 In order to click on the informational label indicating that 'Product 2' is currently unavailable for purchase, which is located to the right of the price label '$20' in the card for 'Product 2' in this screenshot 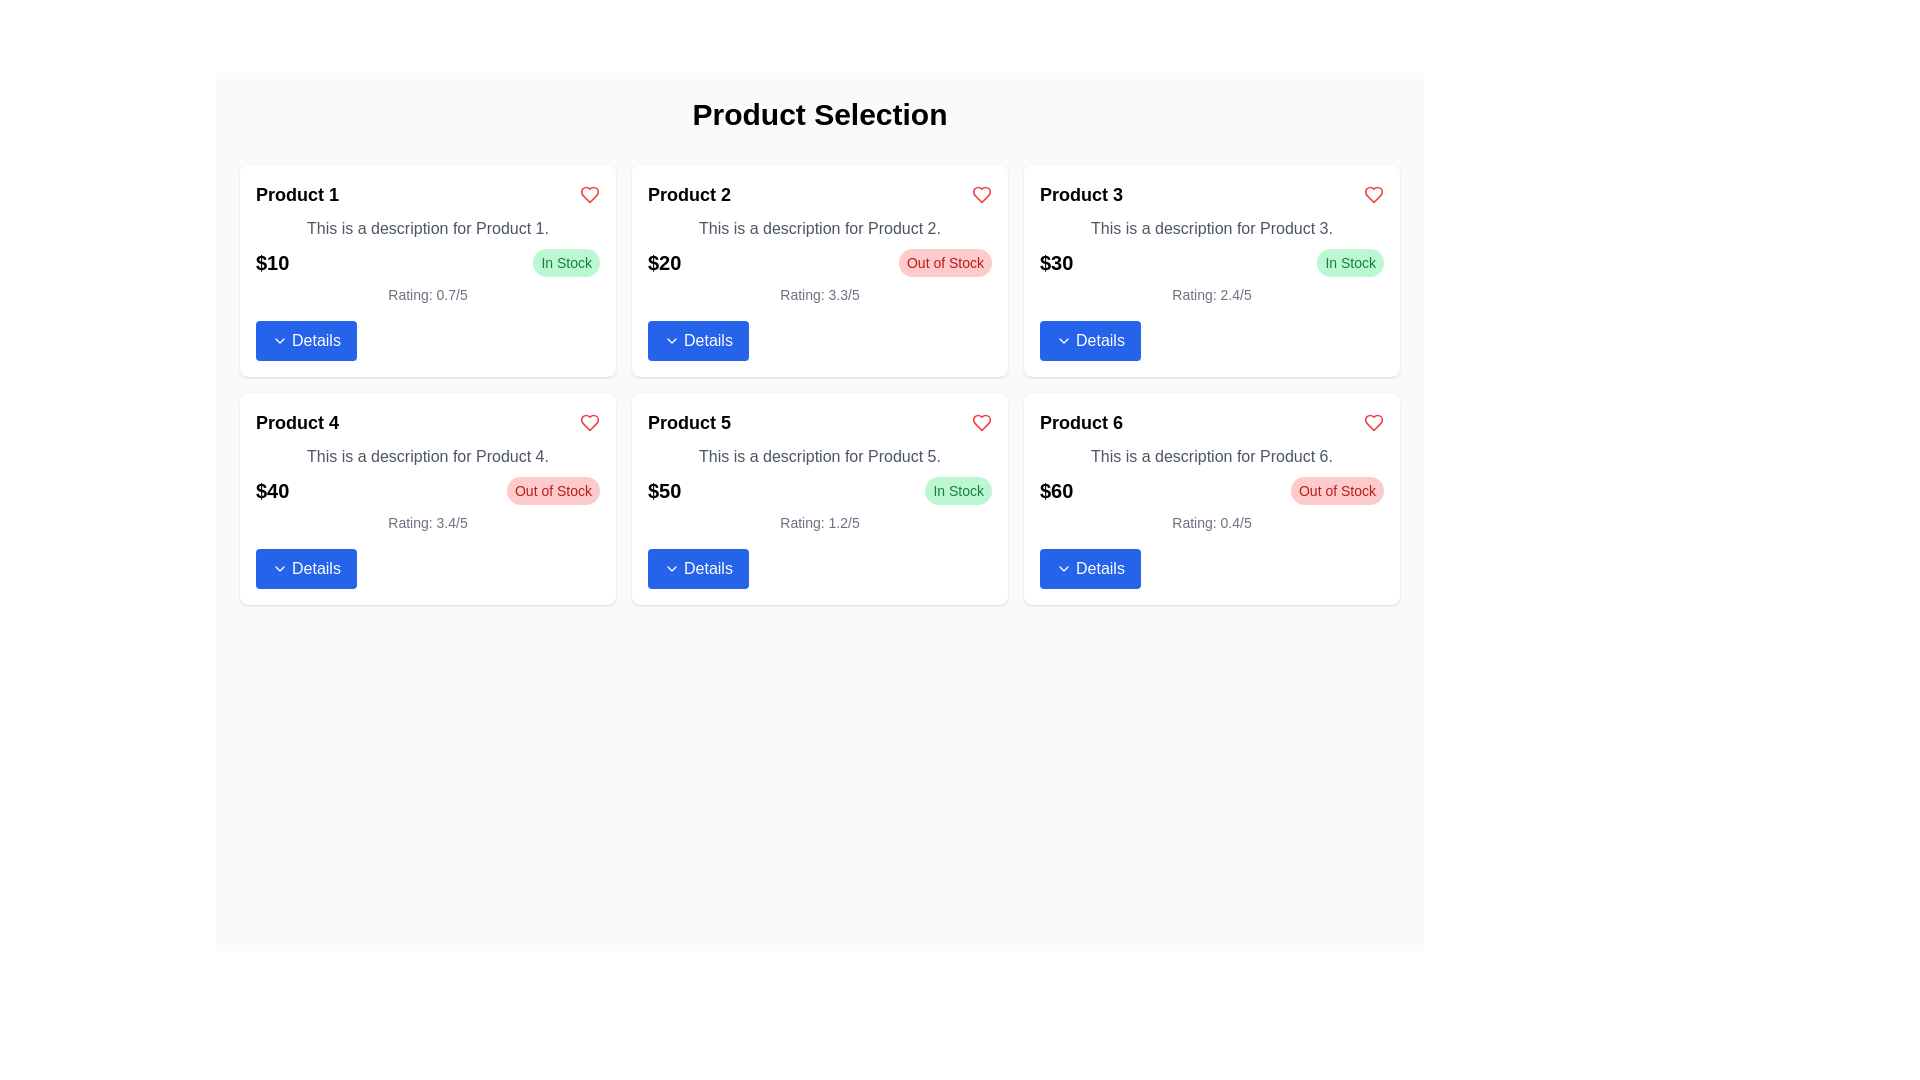, I will do `click(944, 261)`.